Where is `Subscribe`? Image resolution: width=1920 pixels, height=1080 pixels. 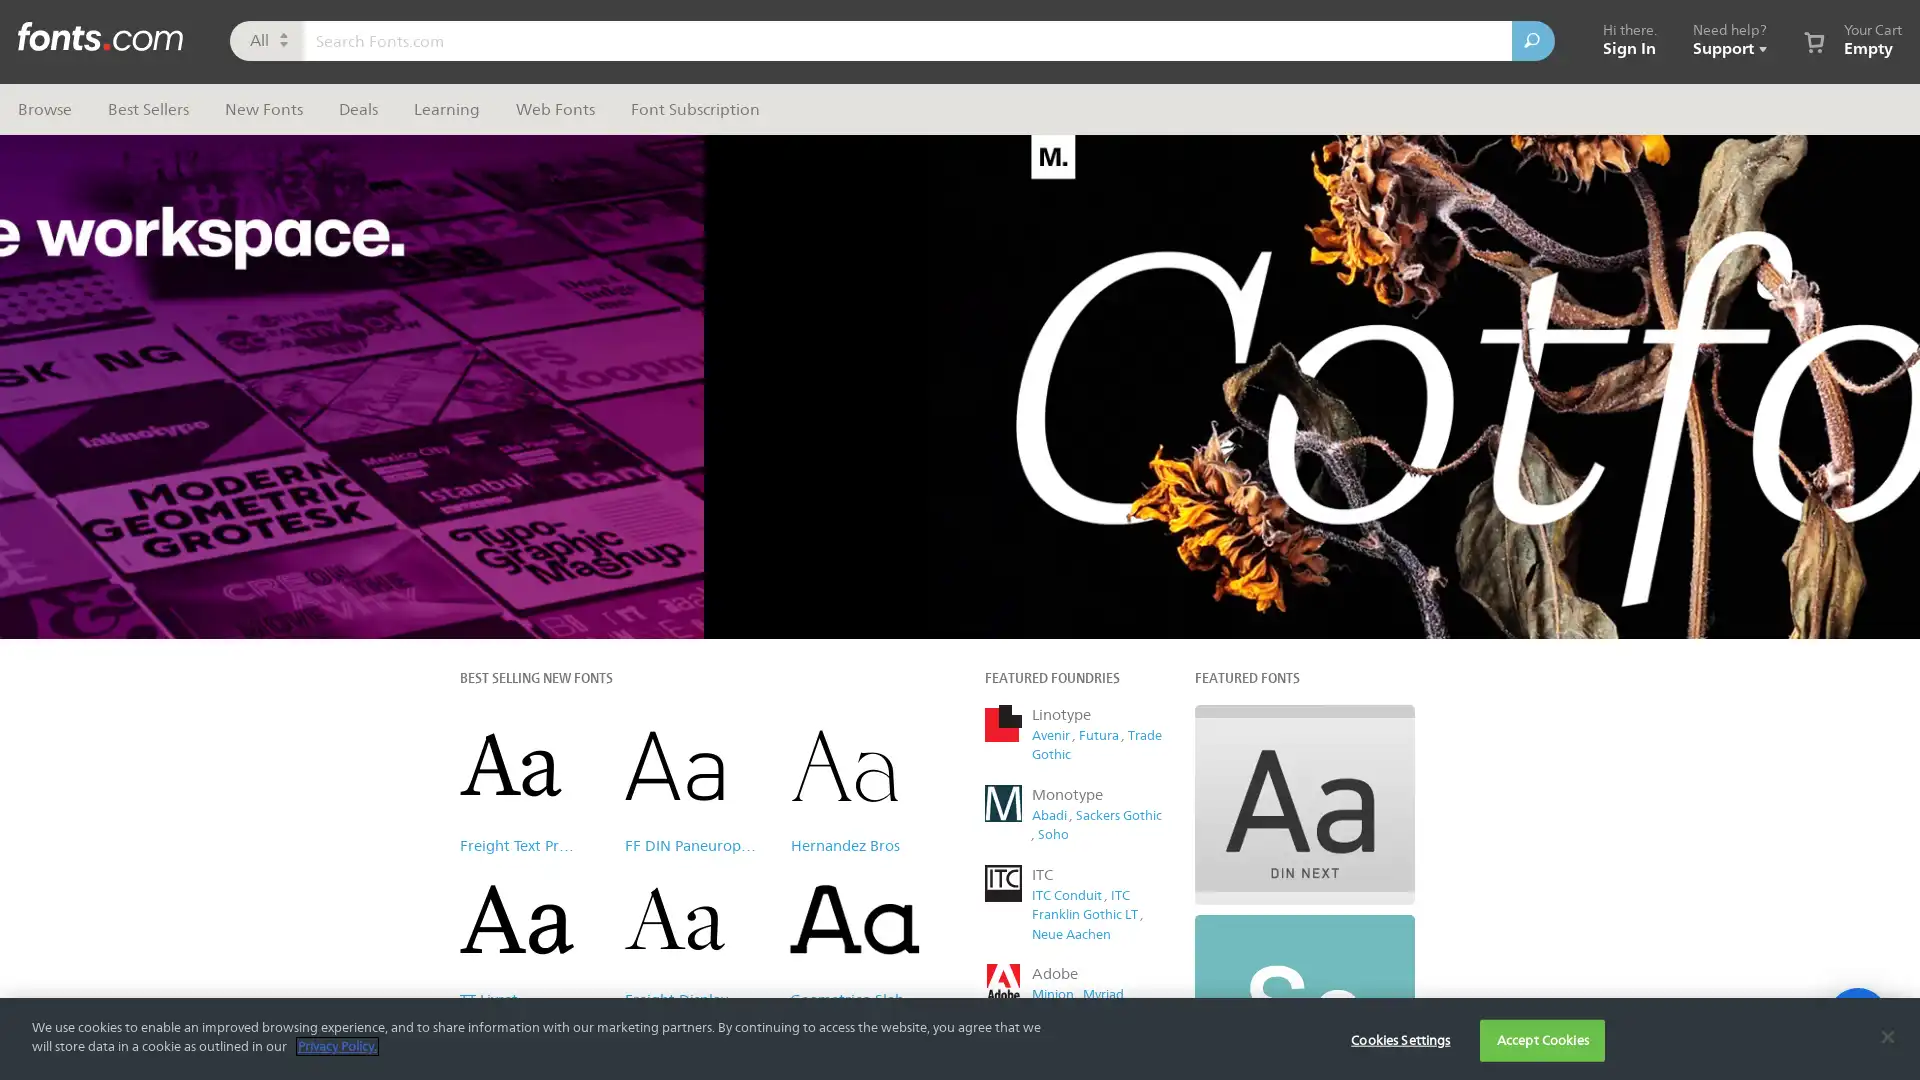 Subscribe is located at coordinates (1159, 515).